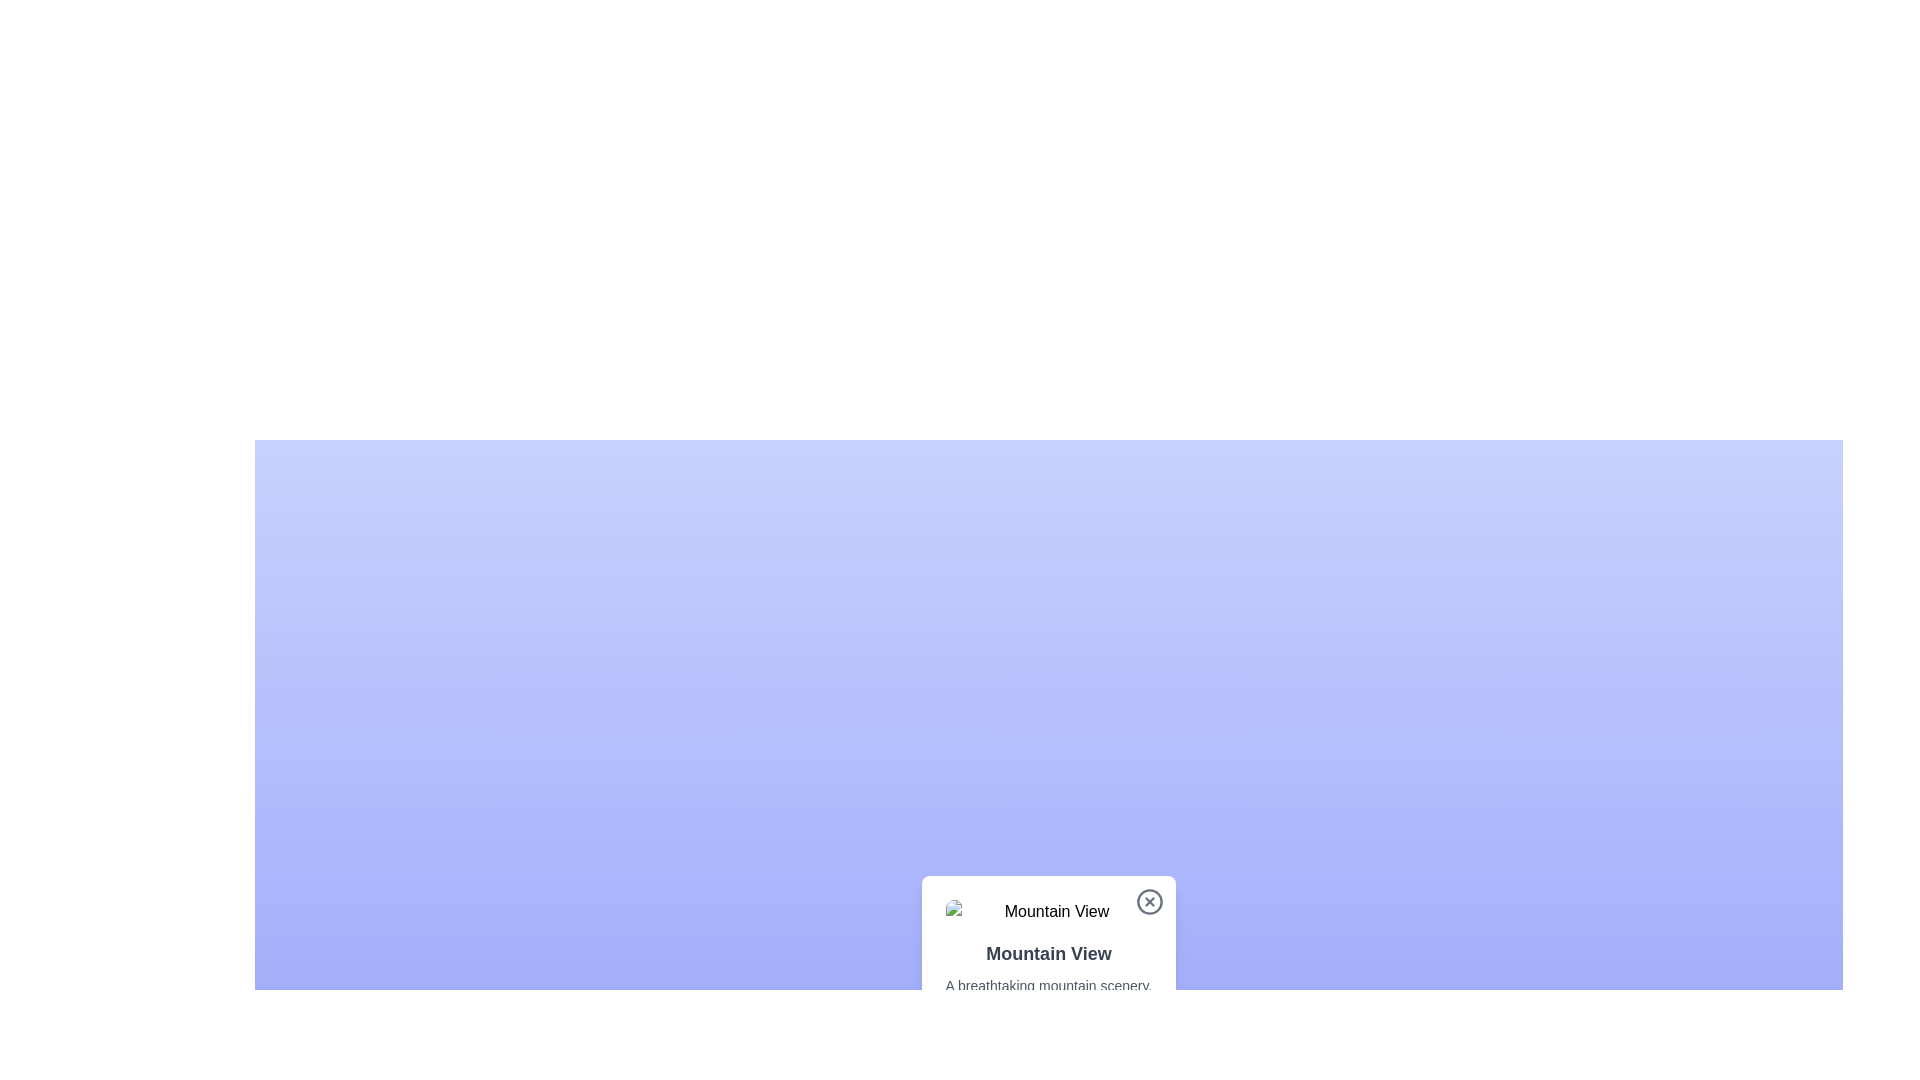  I want to click on text block containing the bold heading 'Mountain View' and the subtext 'A breathtaking mountain scenery.' which is located centrally below the image thumbnail, so click(1047, 967).